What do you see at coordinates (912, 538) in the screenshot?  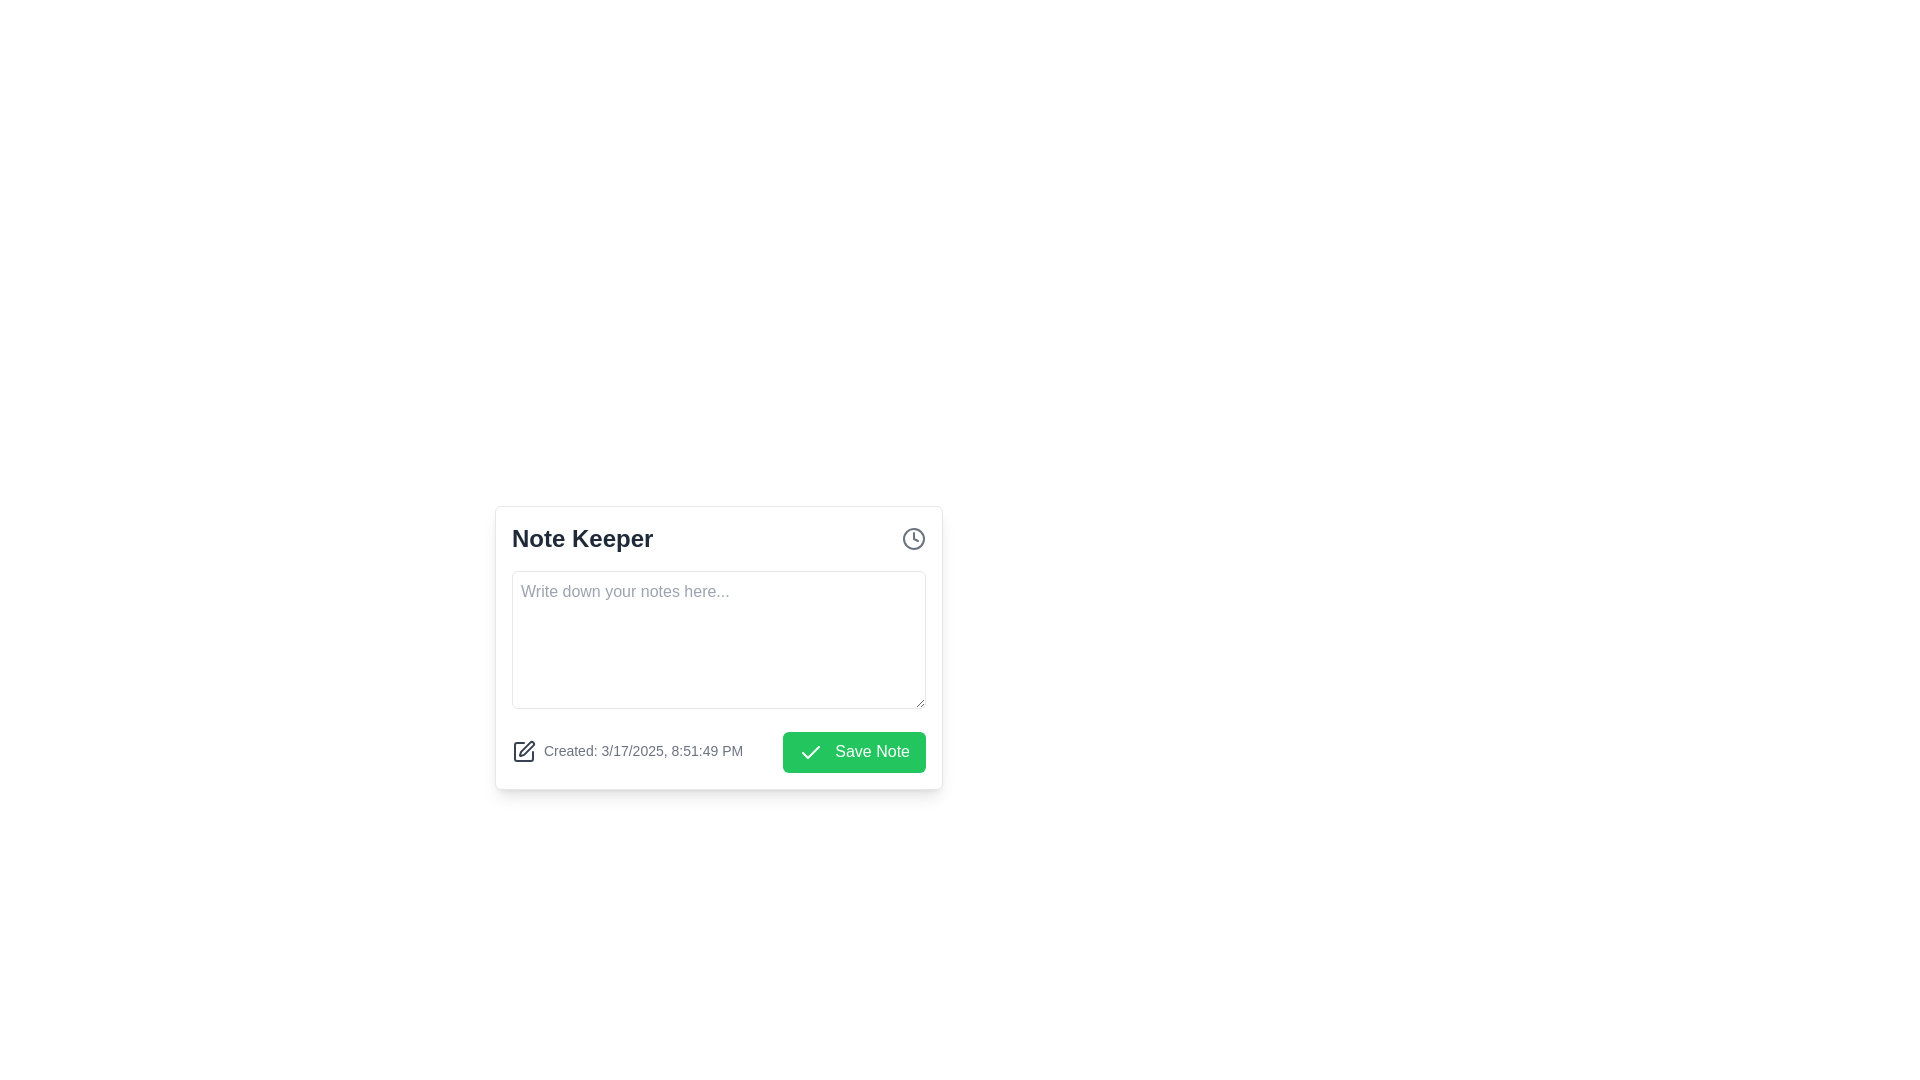 I see `the time-related icon located to the far right within the header section of the 'Note Keeper' interface, next to the title text 'Note Keeper'` at bounding box center [912, 538].